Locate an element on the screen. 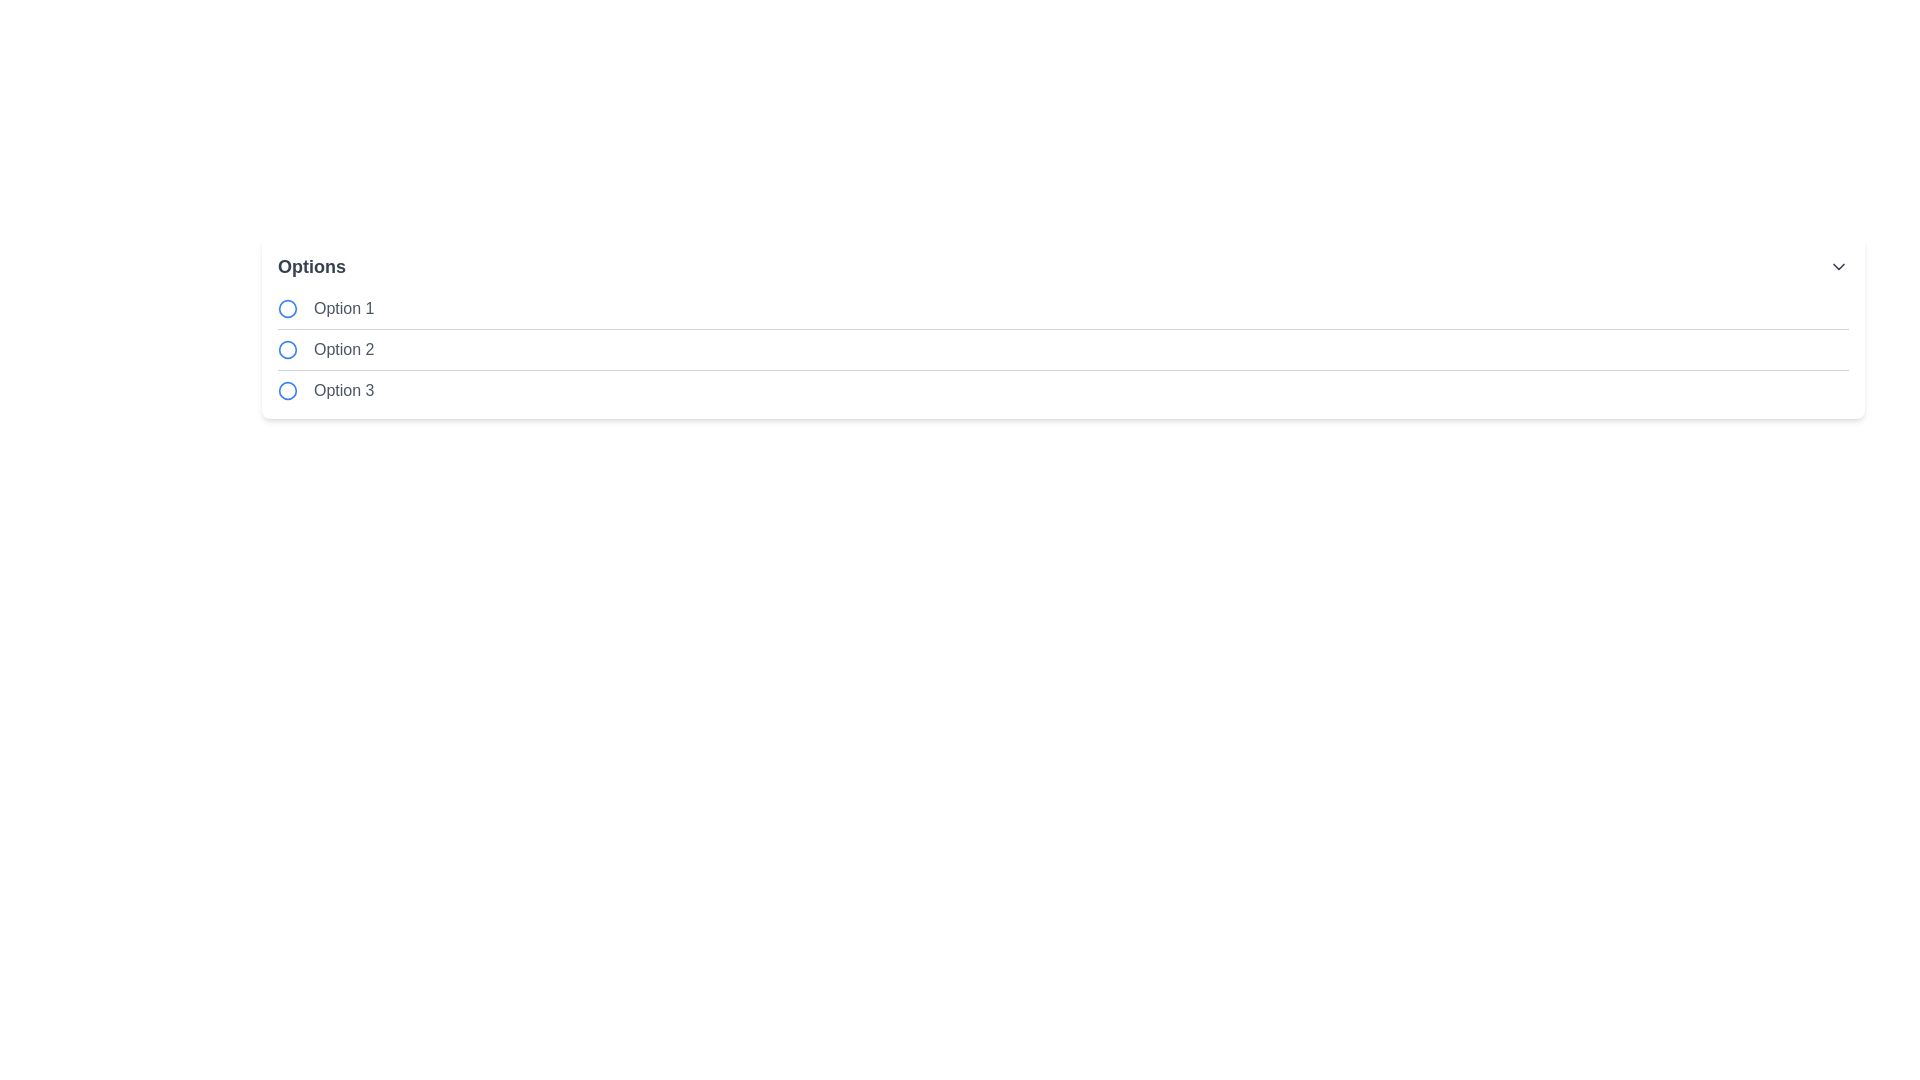 The width and height of the screenshot is (1920, 1080). the Horizontal Line (Divider) element that separates 'Option 1' and 'Option 2' is located at coordinates (1062, 328).